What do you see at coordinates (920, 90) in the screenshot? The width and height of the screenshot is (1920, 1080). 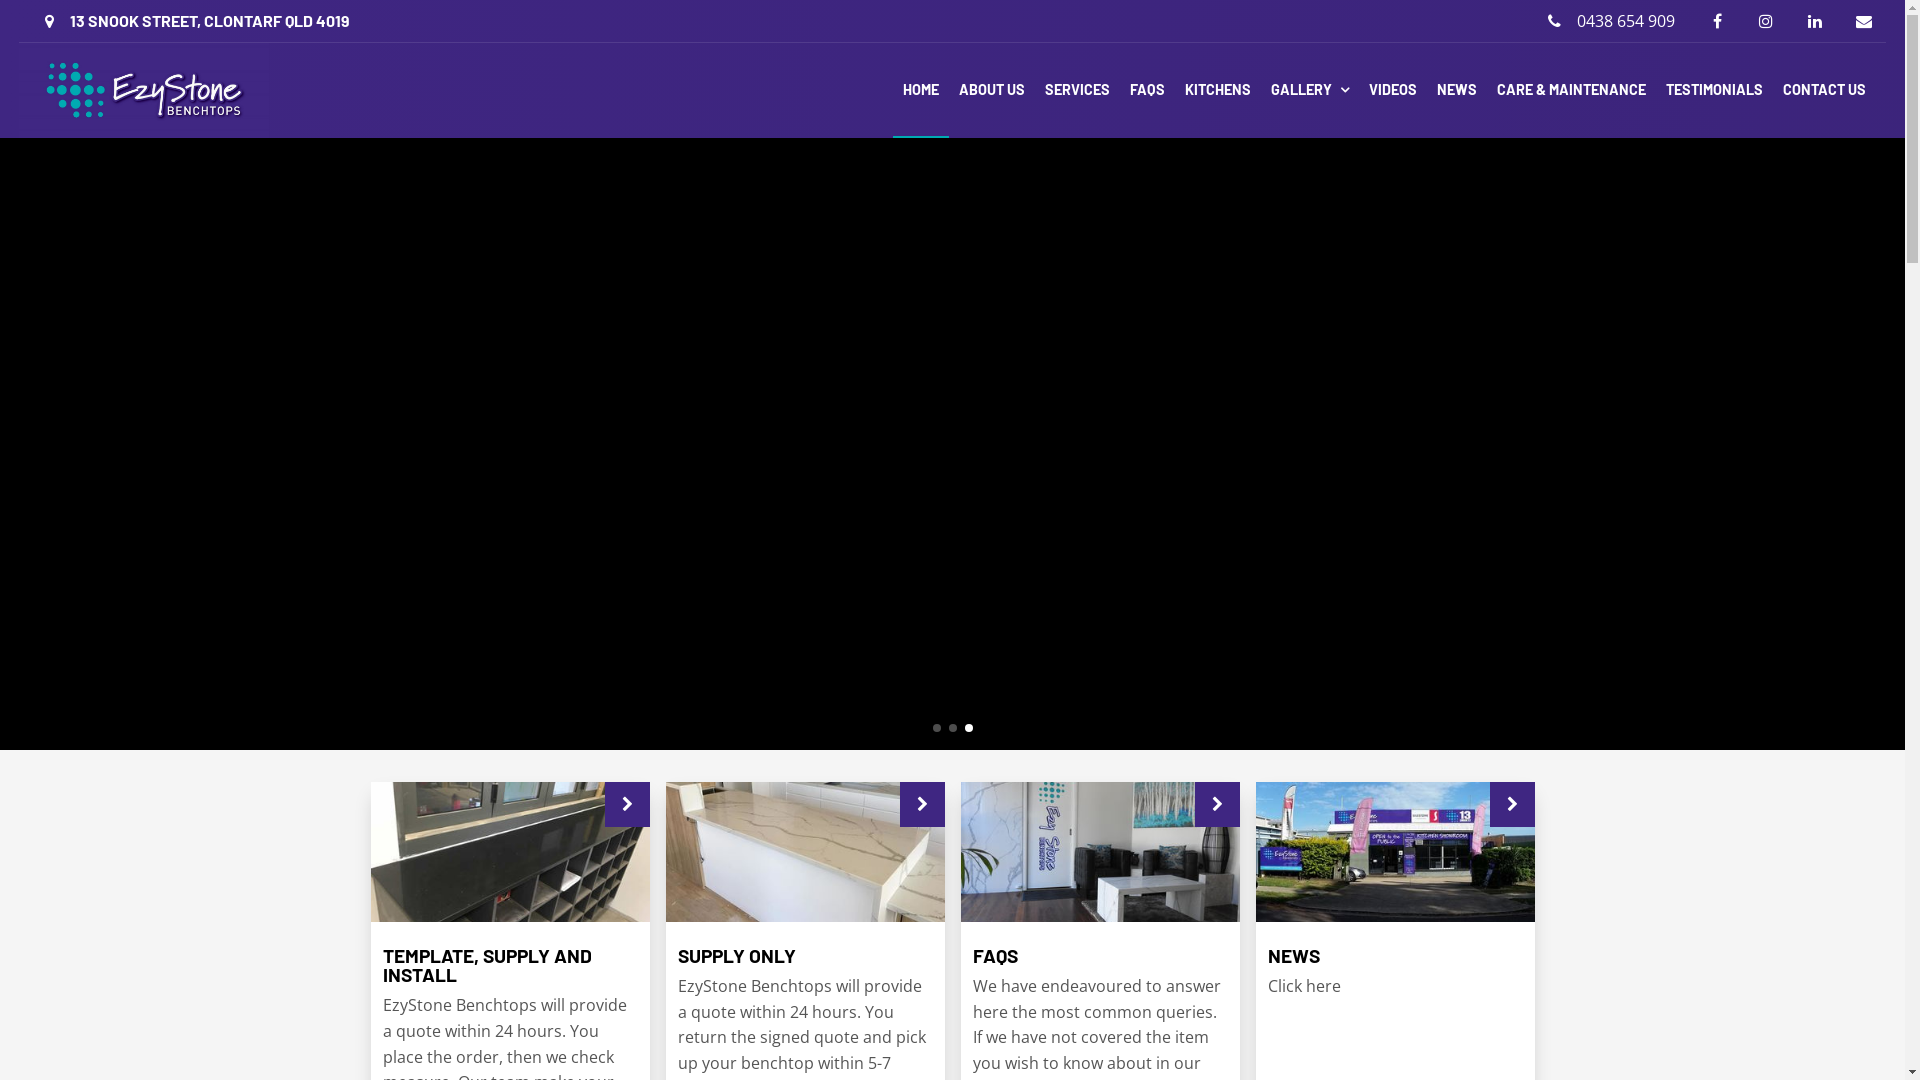 I see `'HOME'` at bounding box center [920, 90].